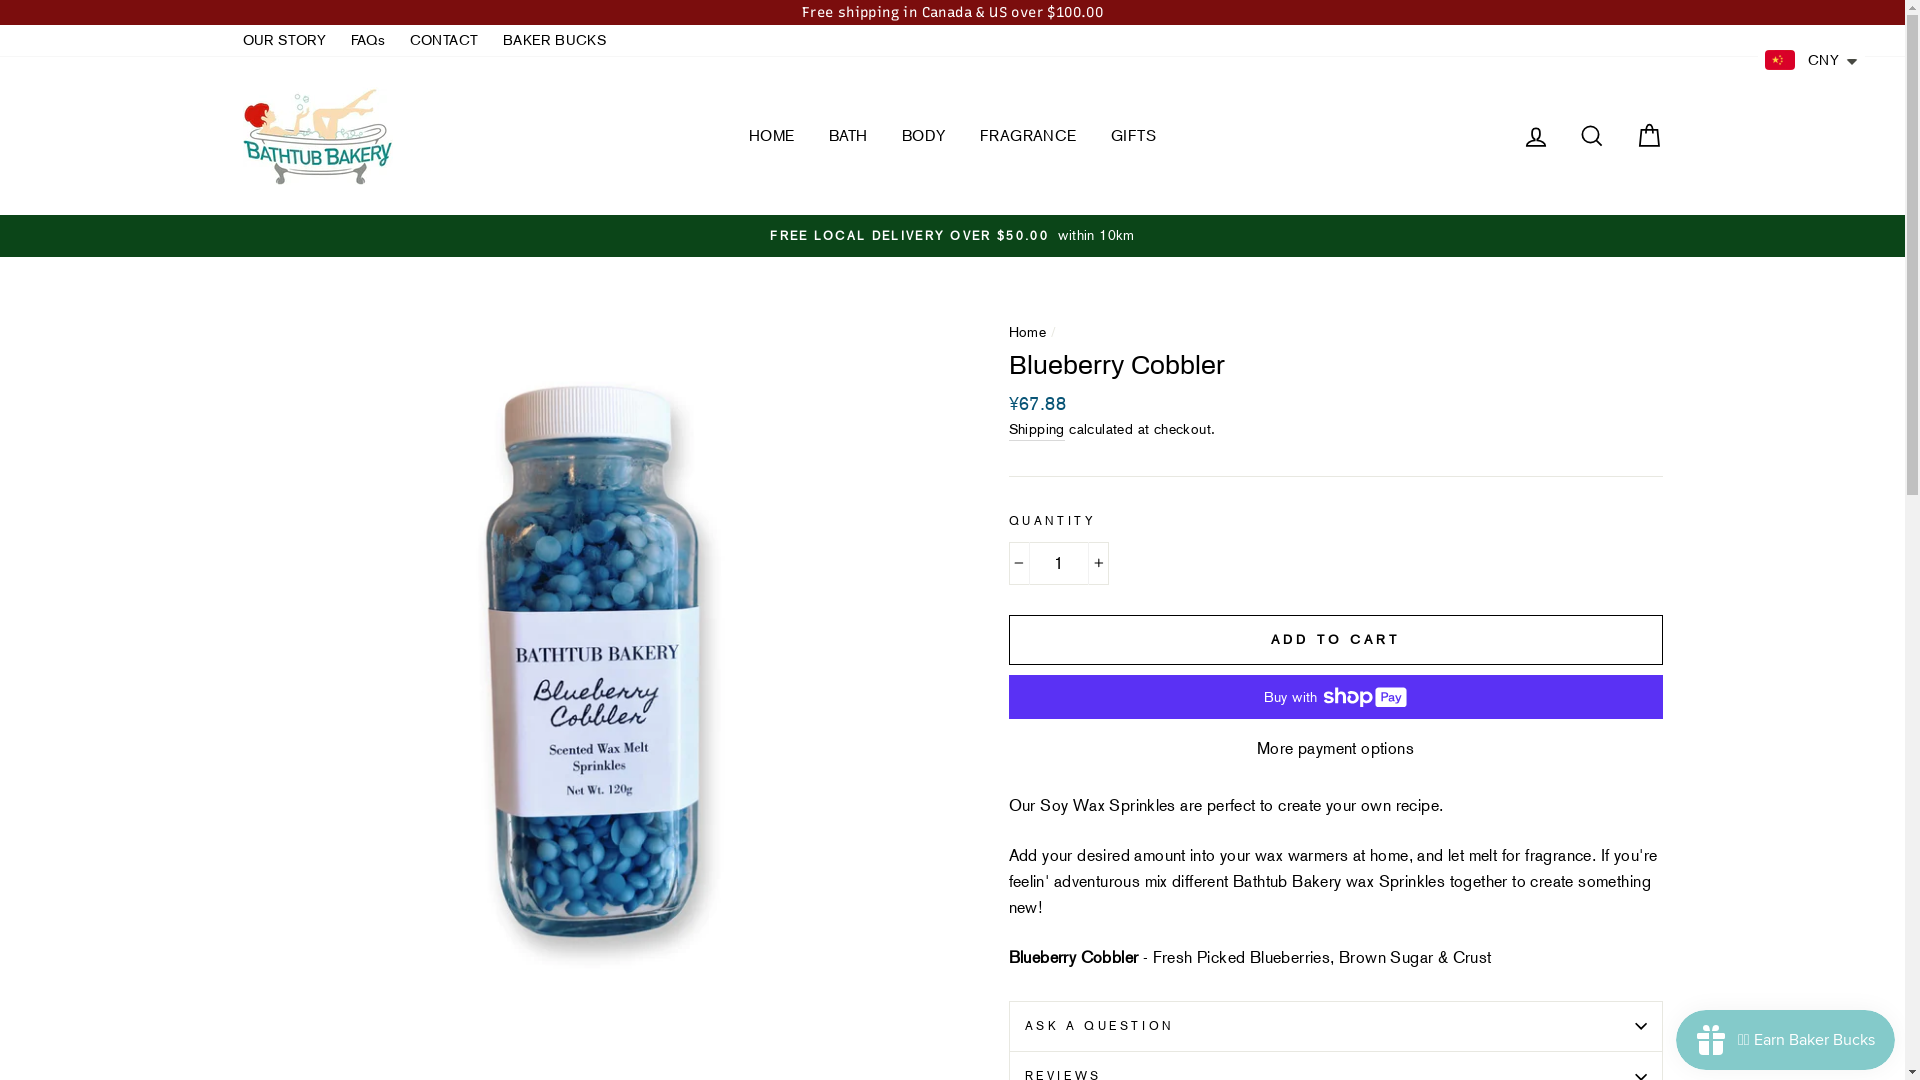 The width and height of the screenshot is (1920, 1080). What do you see at coordinates (1647, 135) in the screenshot?
I see `'Cart'` at bounding box center [1647, 135].